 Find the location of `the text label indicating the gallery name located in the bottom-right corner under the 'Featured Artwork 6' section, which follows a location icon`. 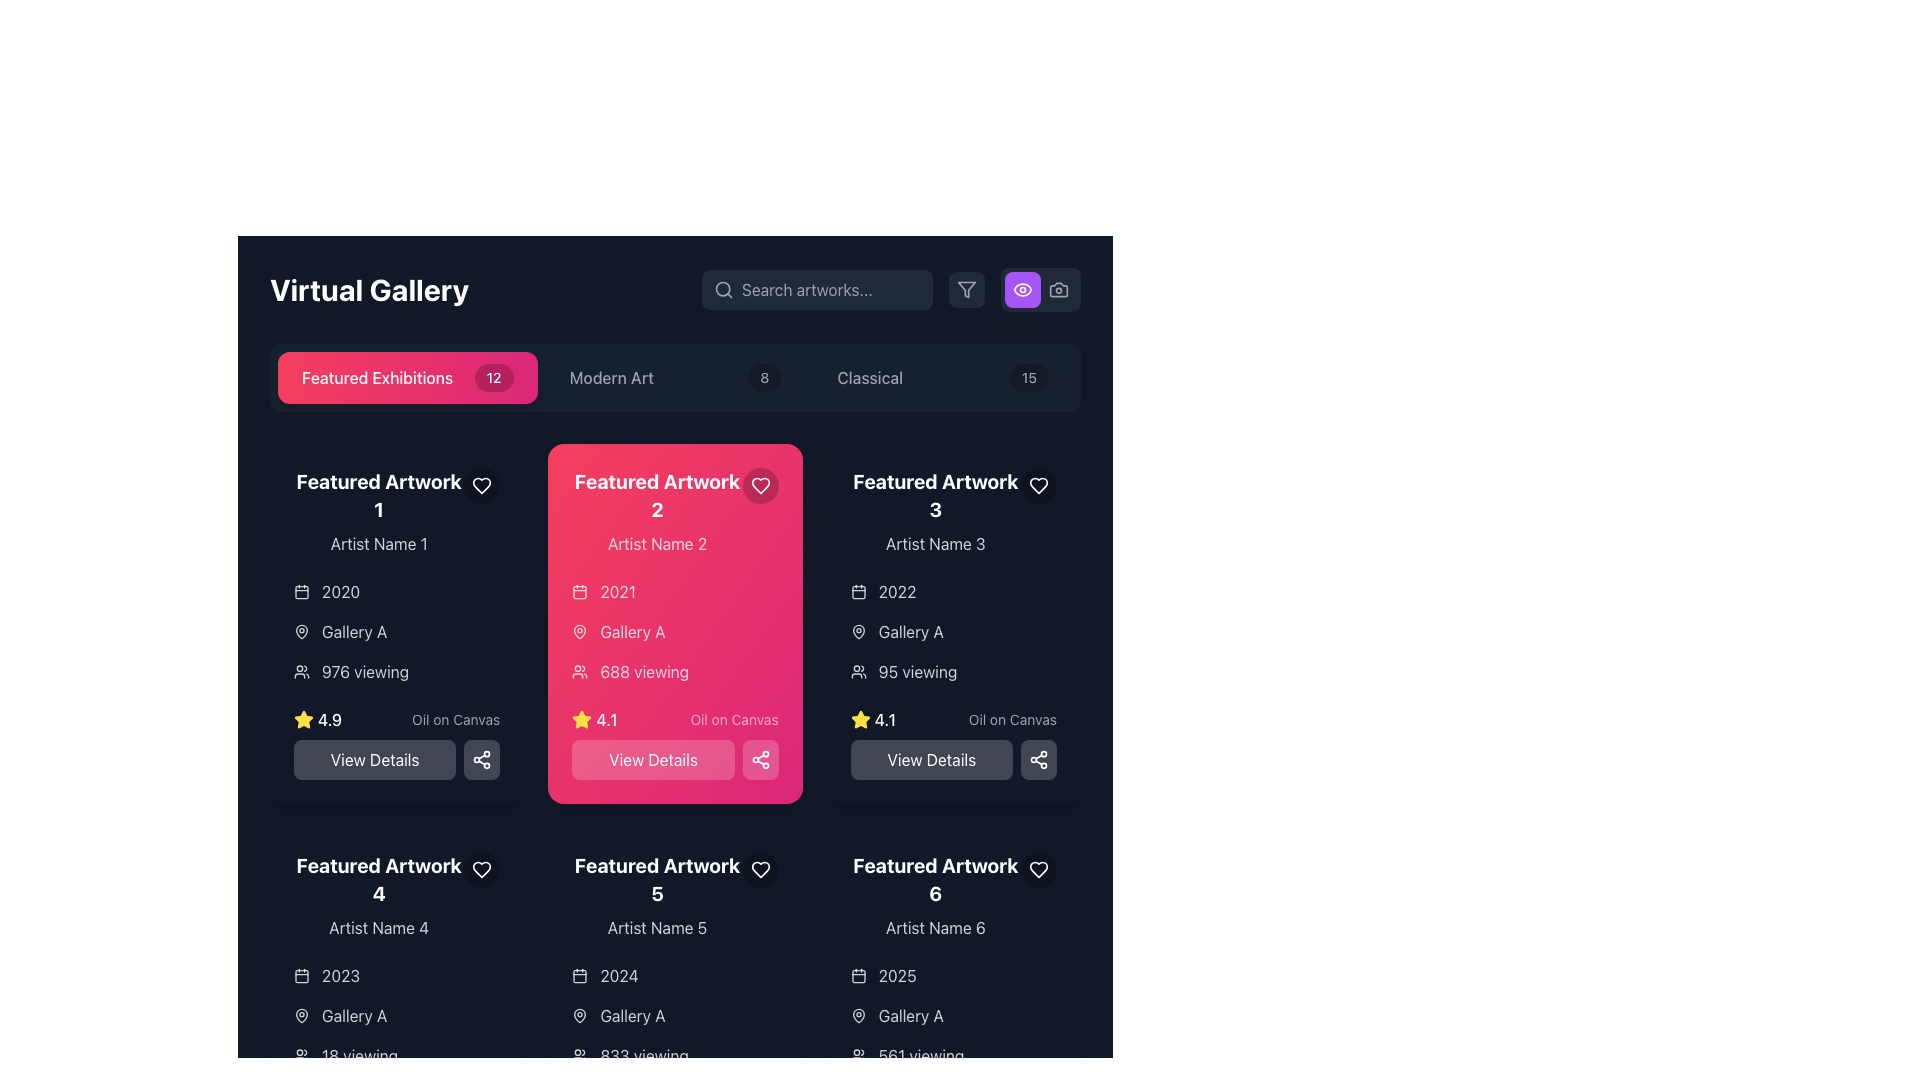

the text label indicating the gallery name located in the bottom-right corner under the 'Featured Artwork 6' section, which follows a location icon is located at coordinates (910, 1015).